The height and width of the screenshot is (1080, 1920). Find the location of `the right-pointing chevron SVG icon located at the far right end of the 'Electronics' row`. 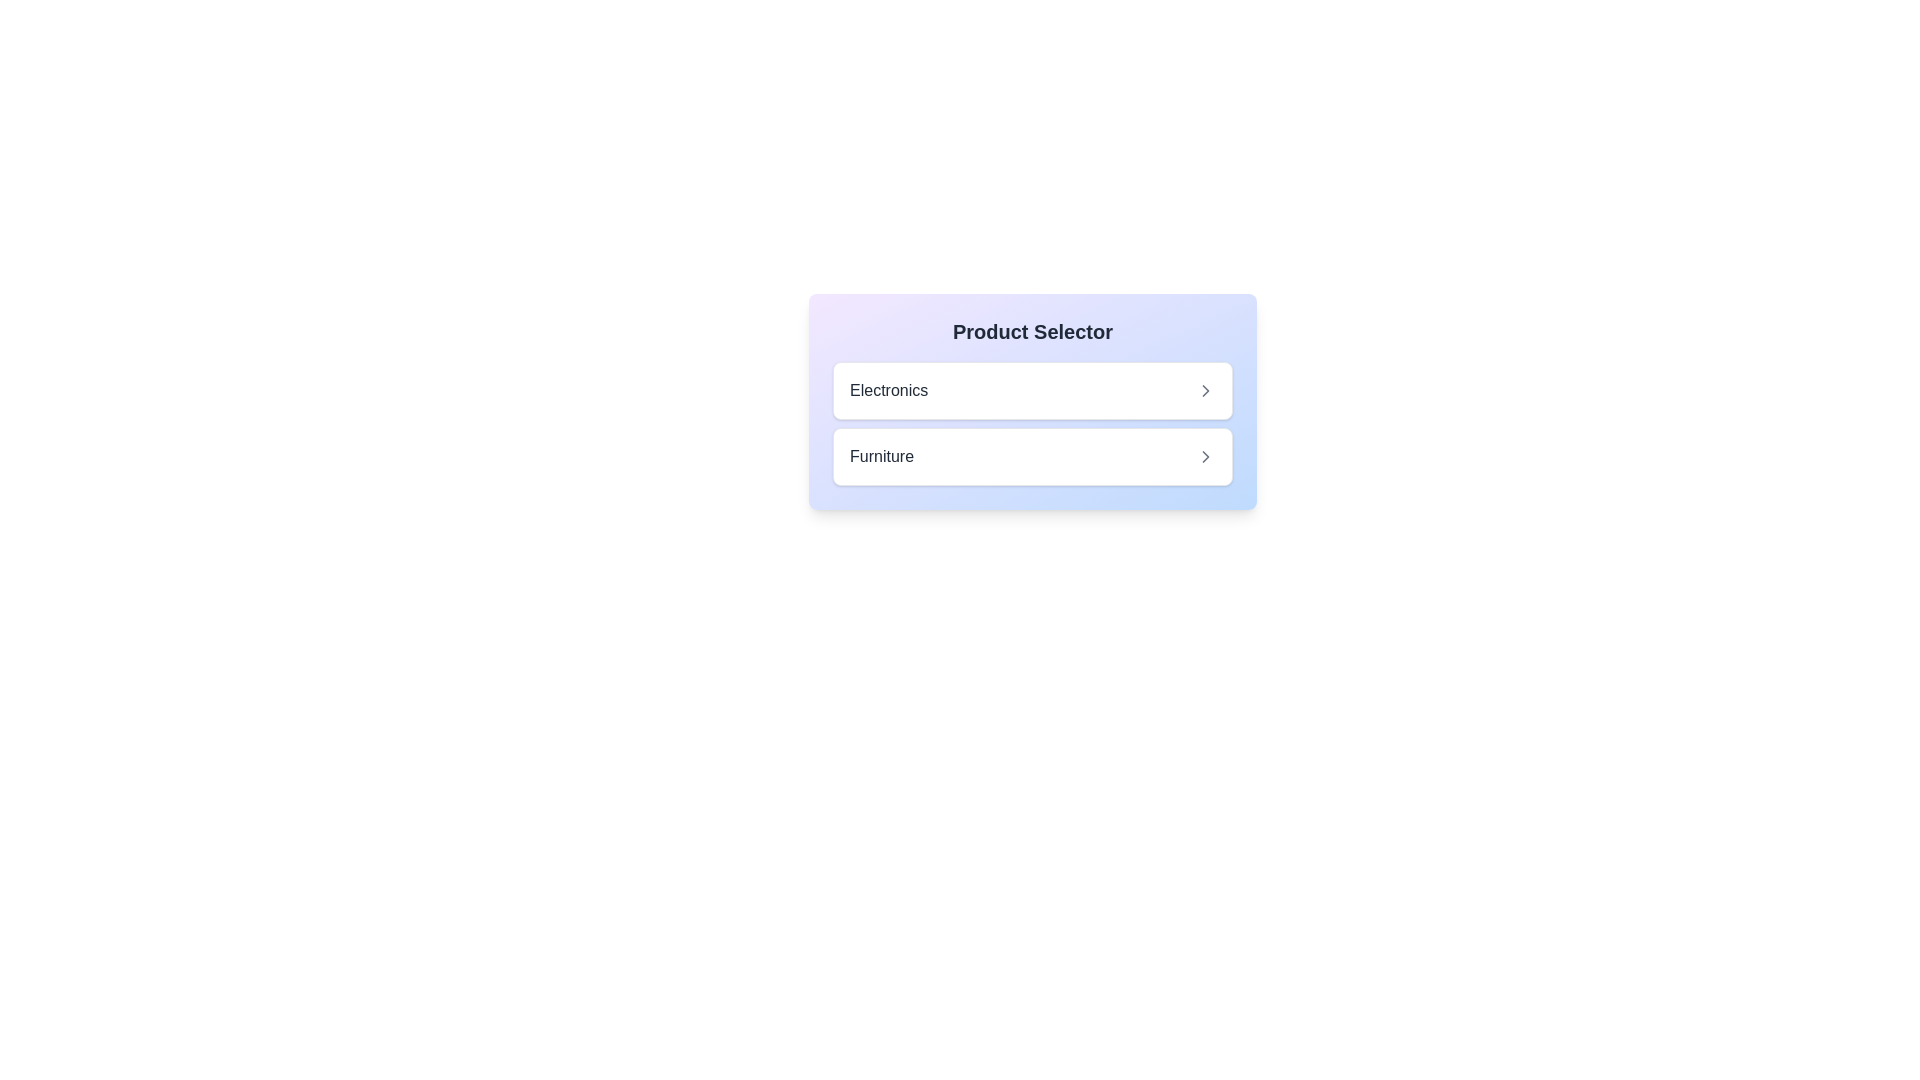

the right-pointing chevron SVG icon located at the far right end of the 'Electronics' row is located at coordinates (1204, 390).